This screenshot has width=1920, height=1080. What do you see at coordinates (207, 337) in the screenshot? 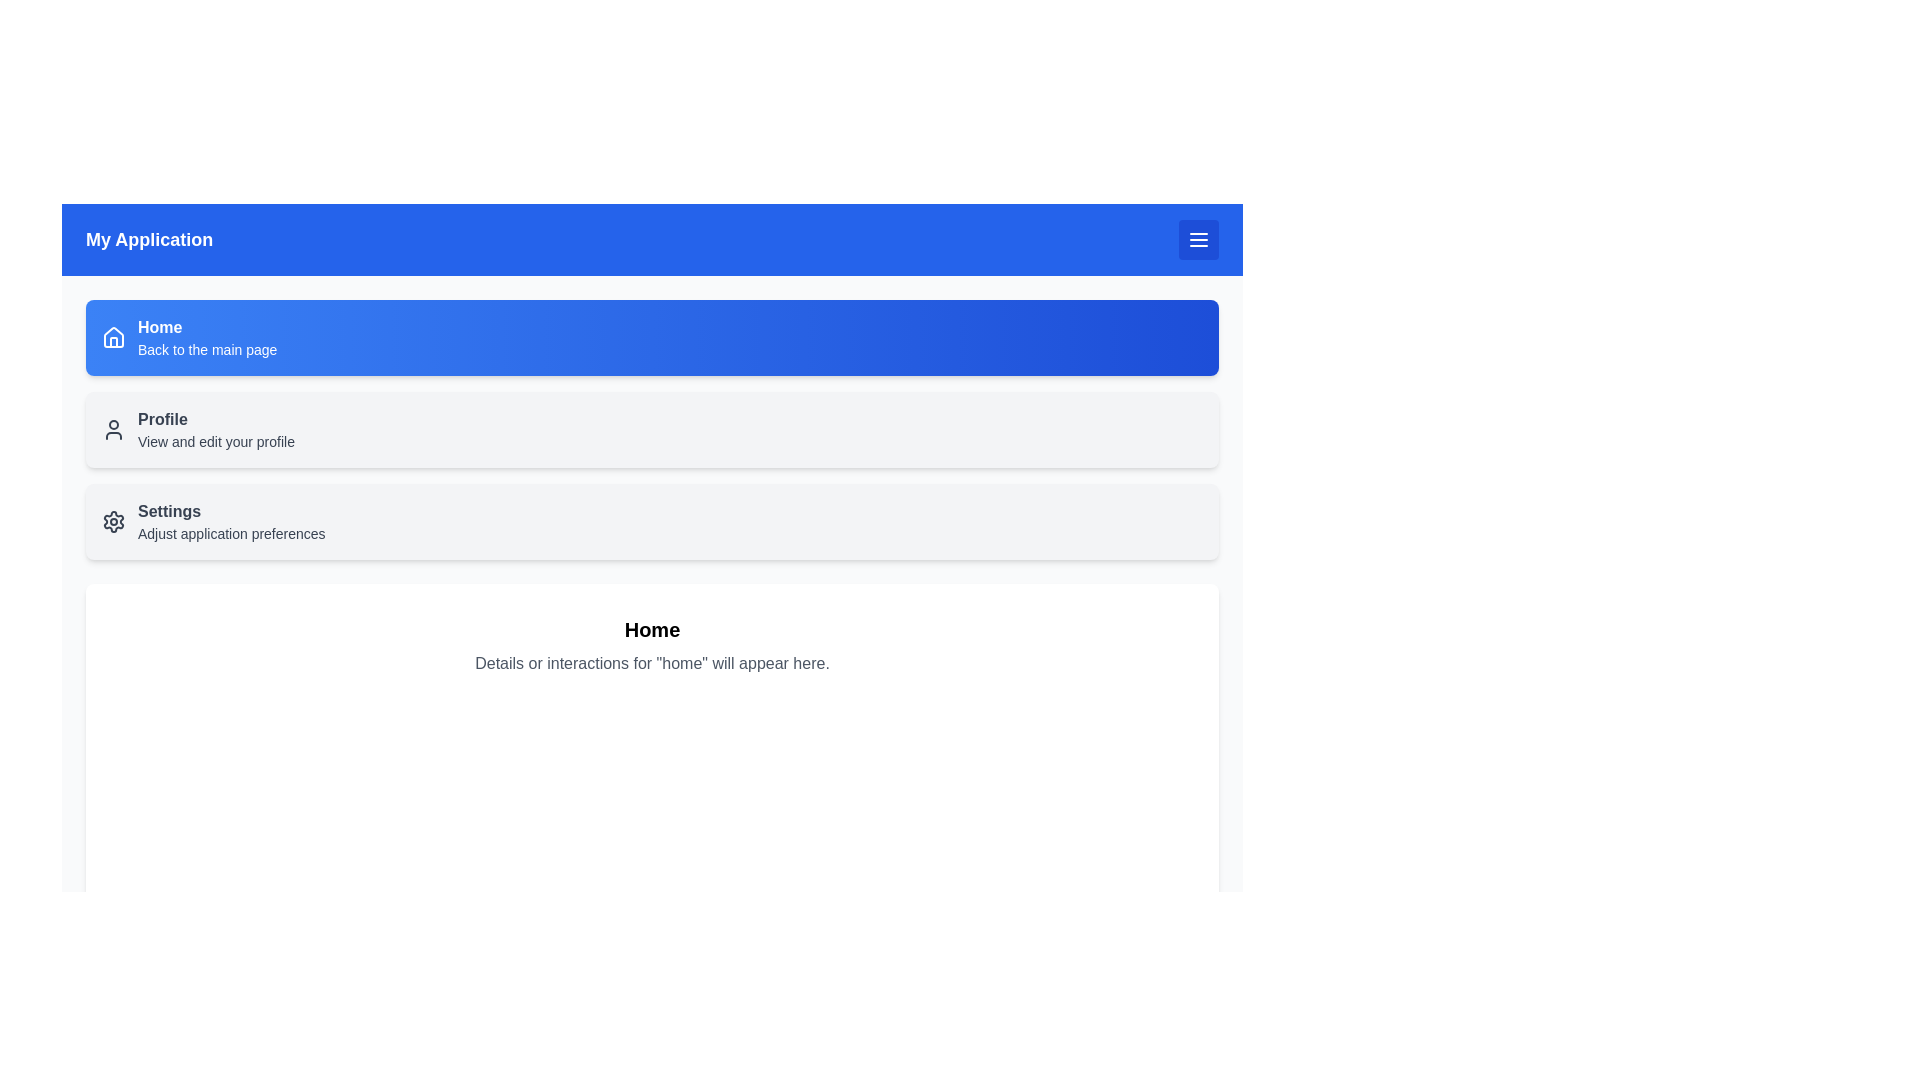
I see `the navigational button that directs users back to the homepage, located at the top left area of the interface, below the application header bar` at bounding box center [207, 337].